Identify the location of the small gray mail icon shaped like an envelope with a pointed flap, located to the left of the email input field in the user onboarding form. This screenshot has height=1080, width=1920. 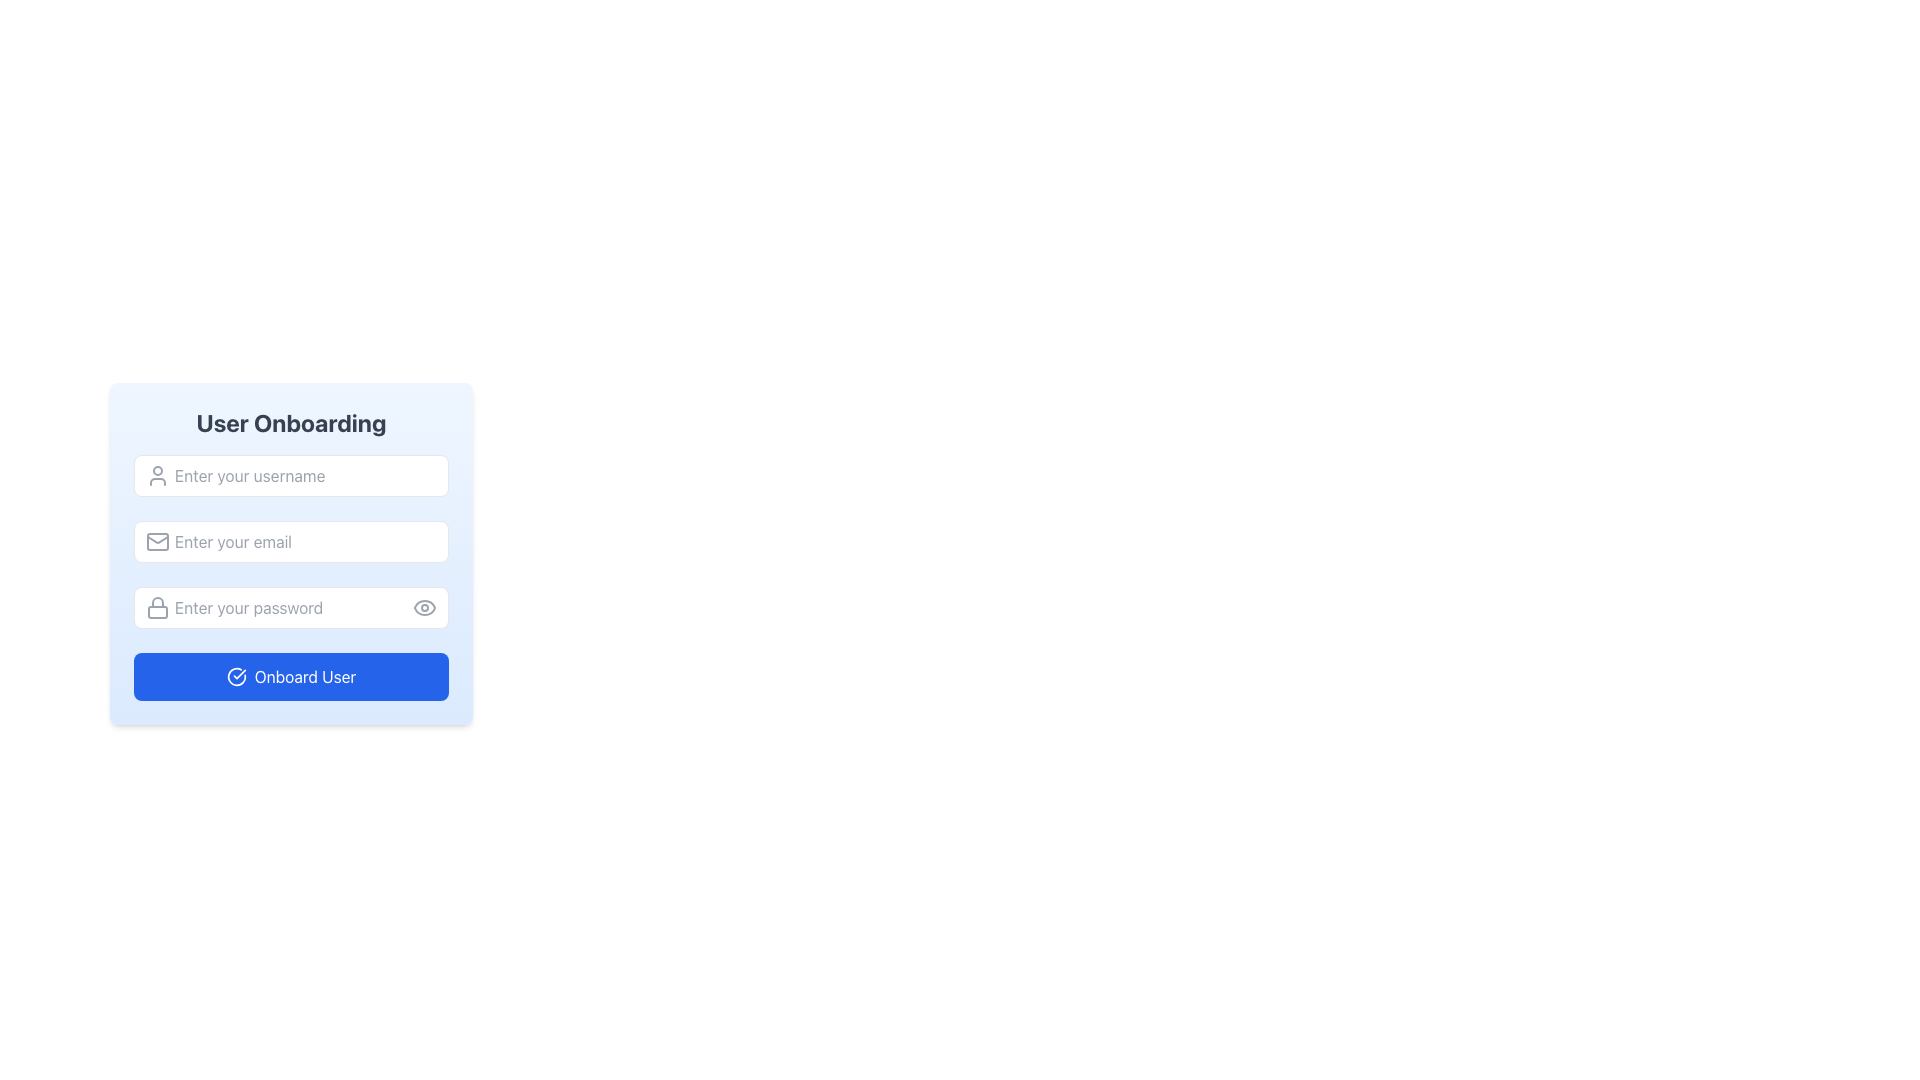
(157, 542).